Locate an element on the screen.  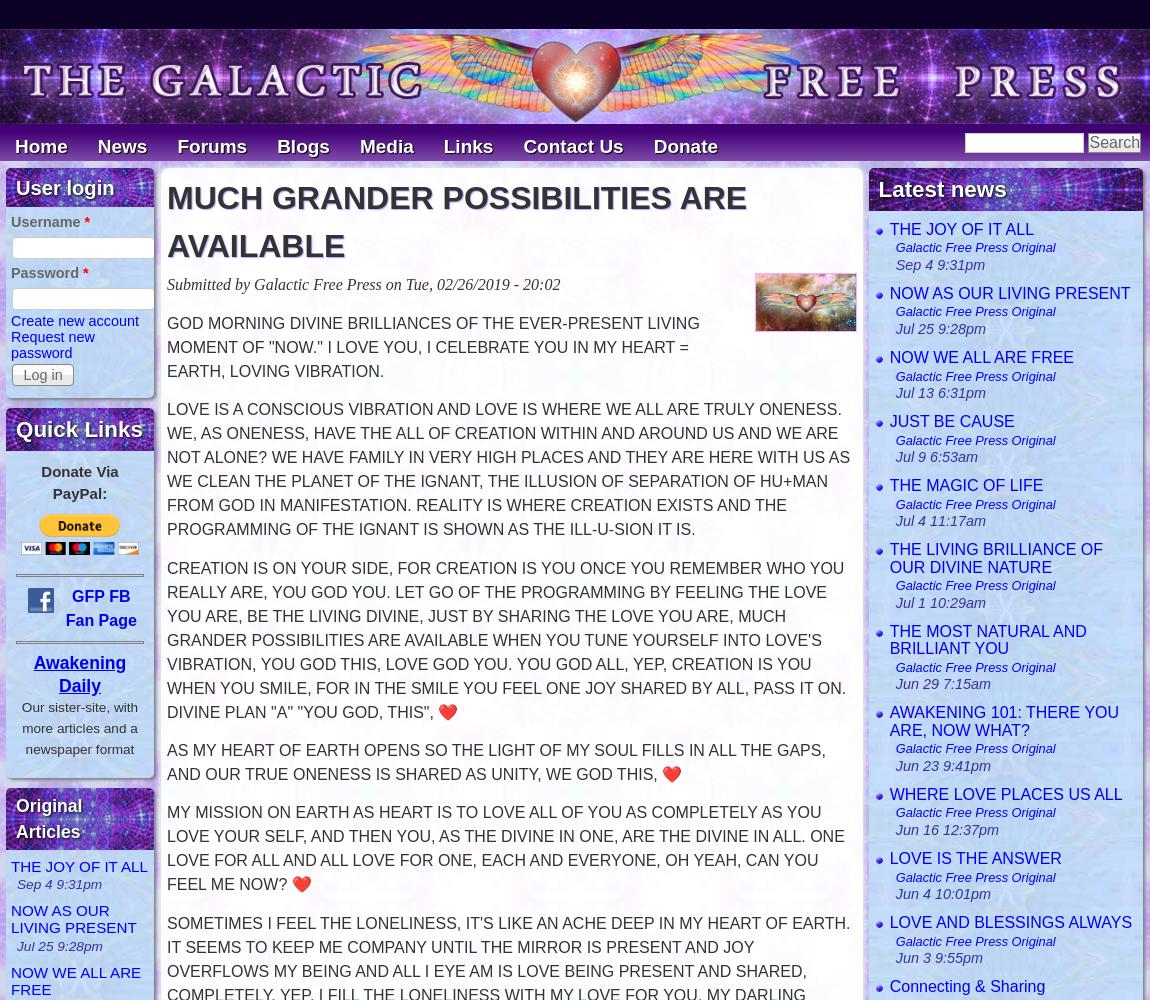
'THE MAGIC OF LIFE' is located at coordinates (966, 483).